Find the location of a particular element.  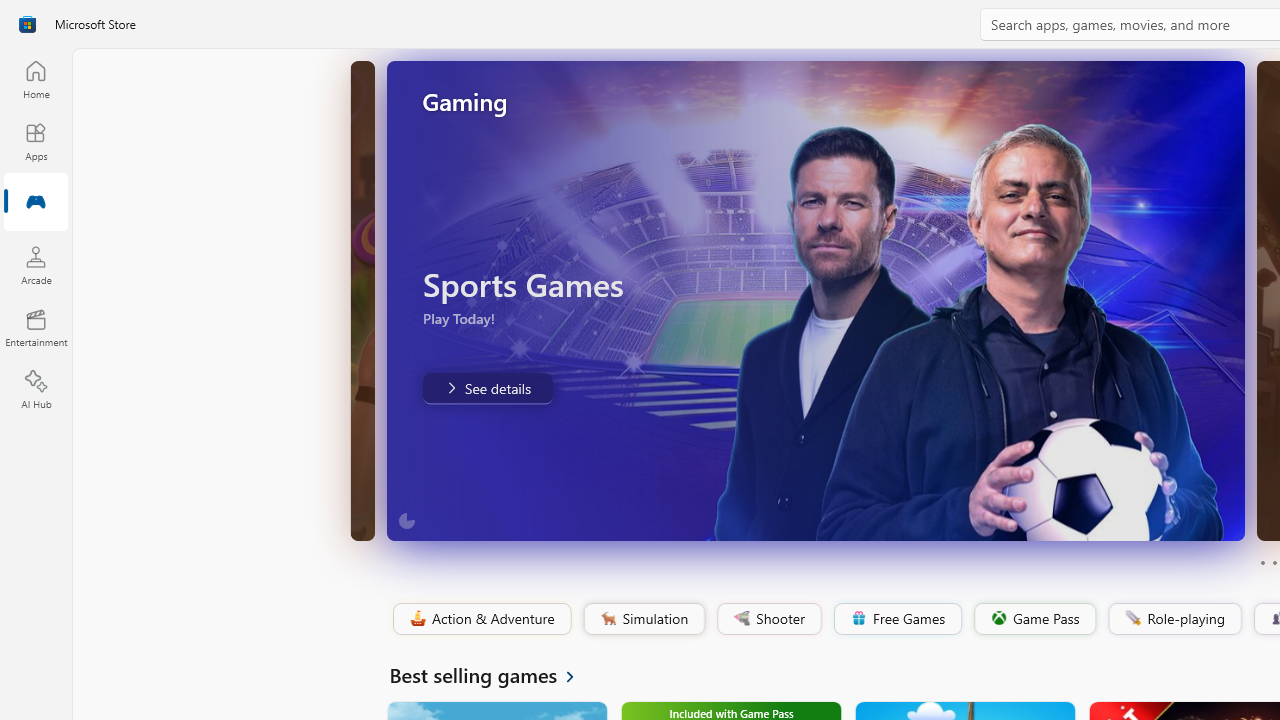

'Home' is located at coordinates (35, 78).